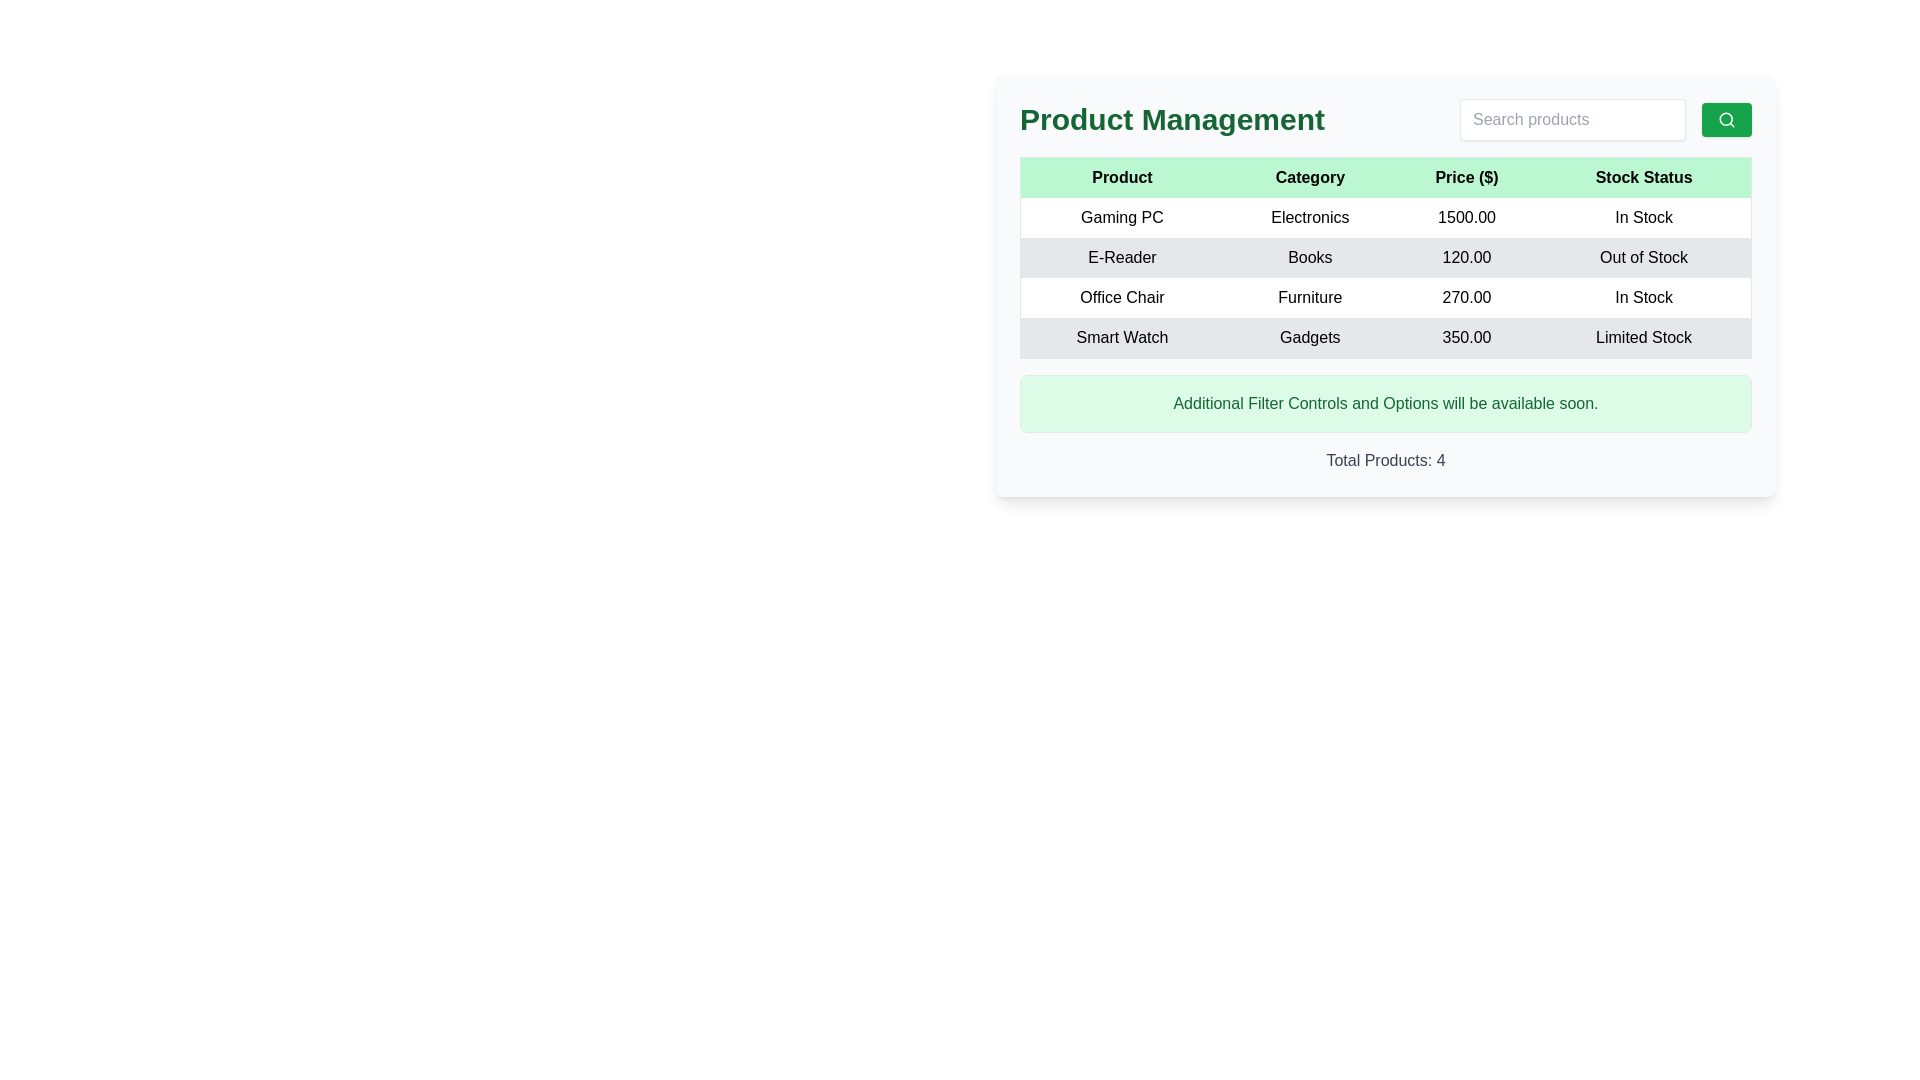  Describe the element at coordinates (1467, 337) in the screenshot. I see `the price text label representing the monetary value of the Smart Watch in the product table` at that location.